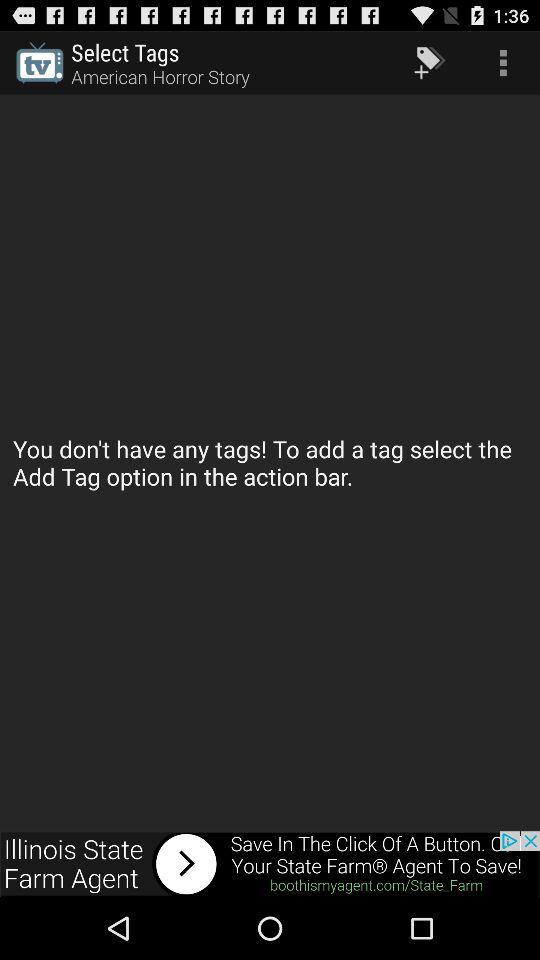 This screenshot has width=540, height=960. Describe the element at coordinates (270, 863) in the screenshot. I see `back arrow` at that location.